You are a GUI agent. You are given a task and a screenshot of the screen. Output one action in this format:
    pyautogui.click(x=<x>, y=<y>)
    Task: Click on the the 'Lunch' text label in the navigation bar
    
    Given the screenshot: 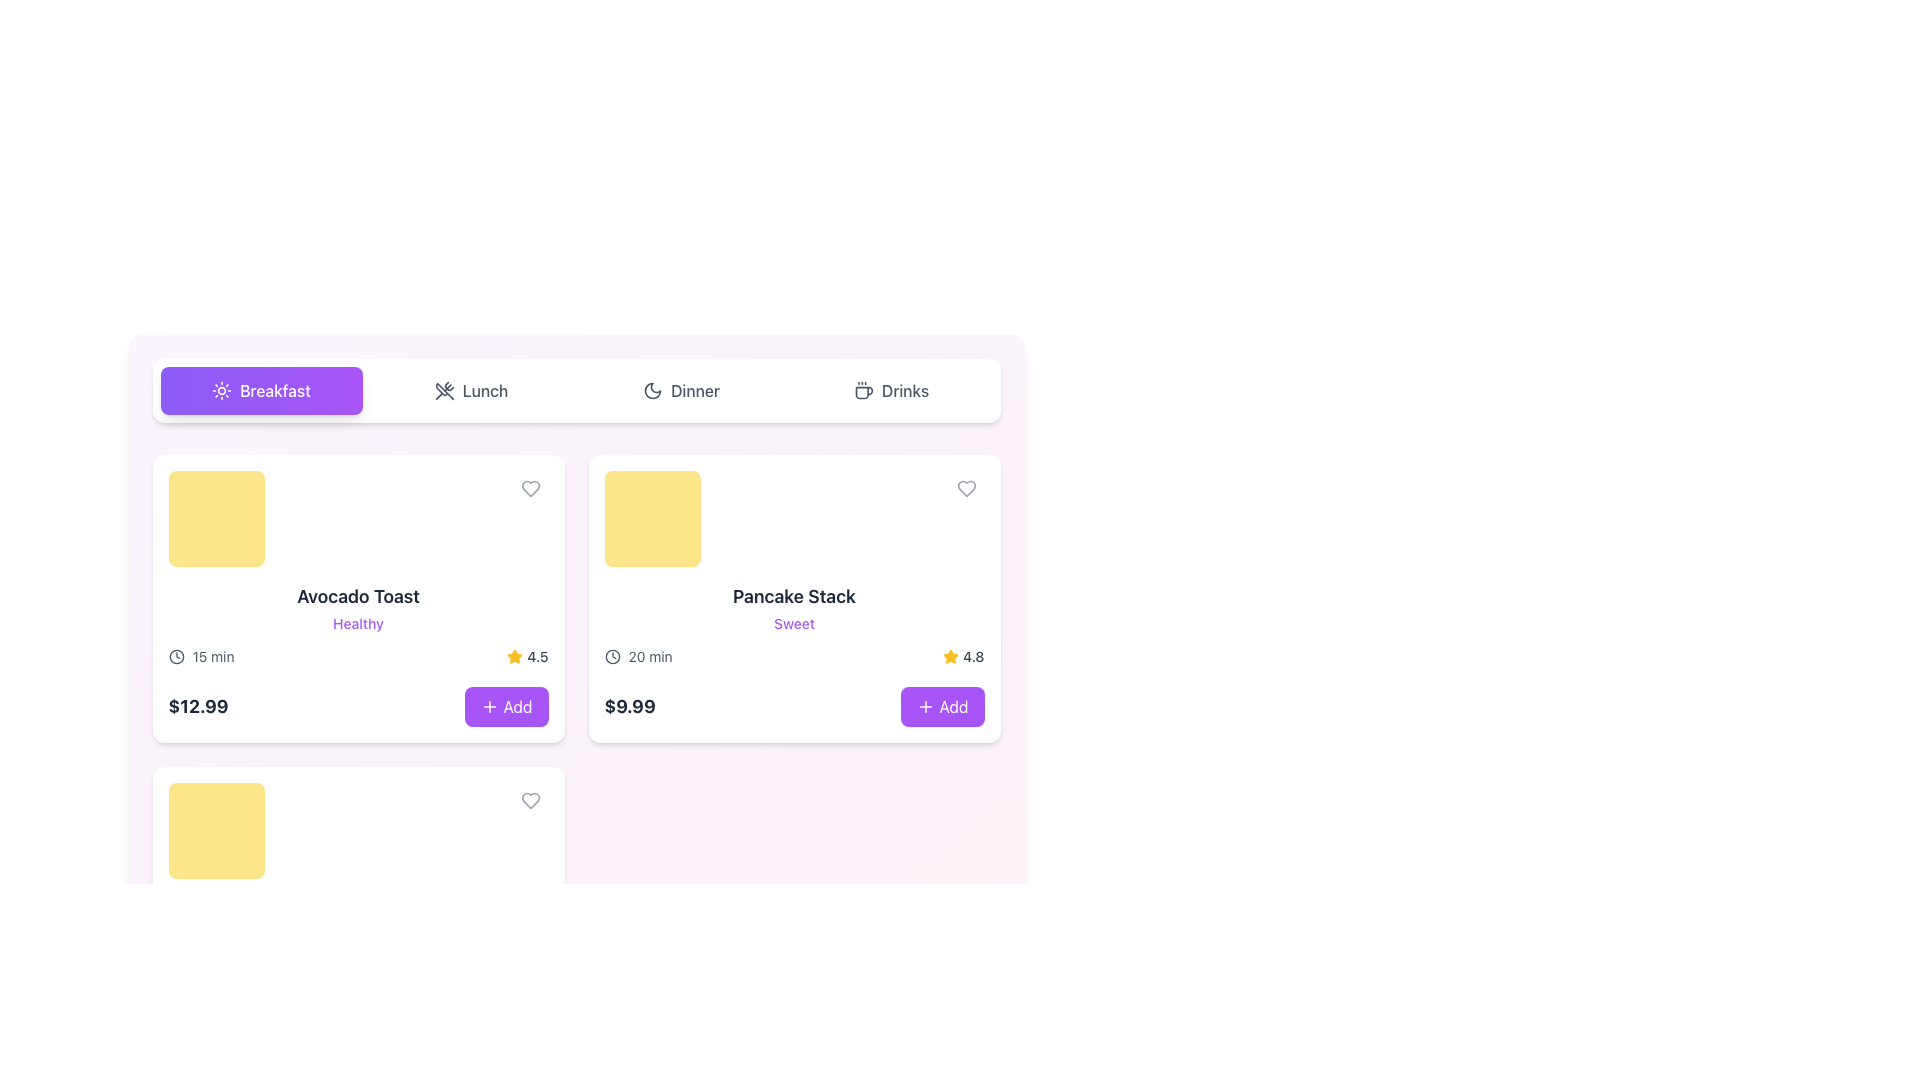 What is the action you would take?
    pyautogui.click(x=485, y=390)
    